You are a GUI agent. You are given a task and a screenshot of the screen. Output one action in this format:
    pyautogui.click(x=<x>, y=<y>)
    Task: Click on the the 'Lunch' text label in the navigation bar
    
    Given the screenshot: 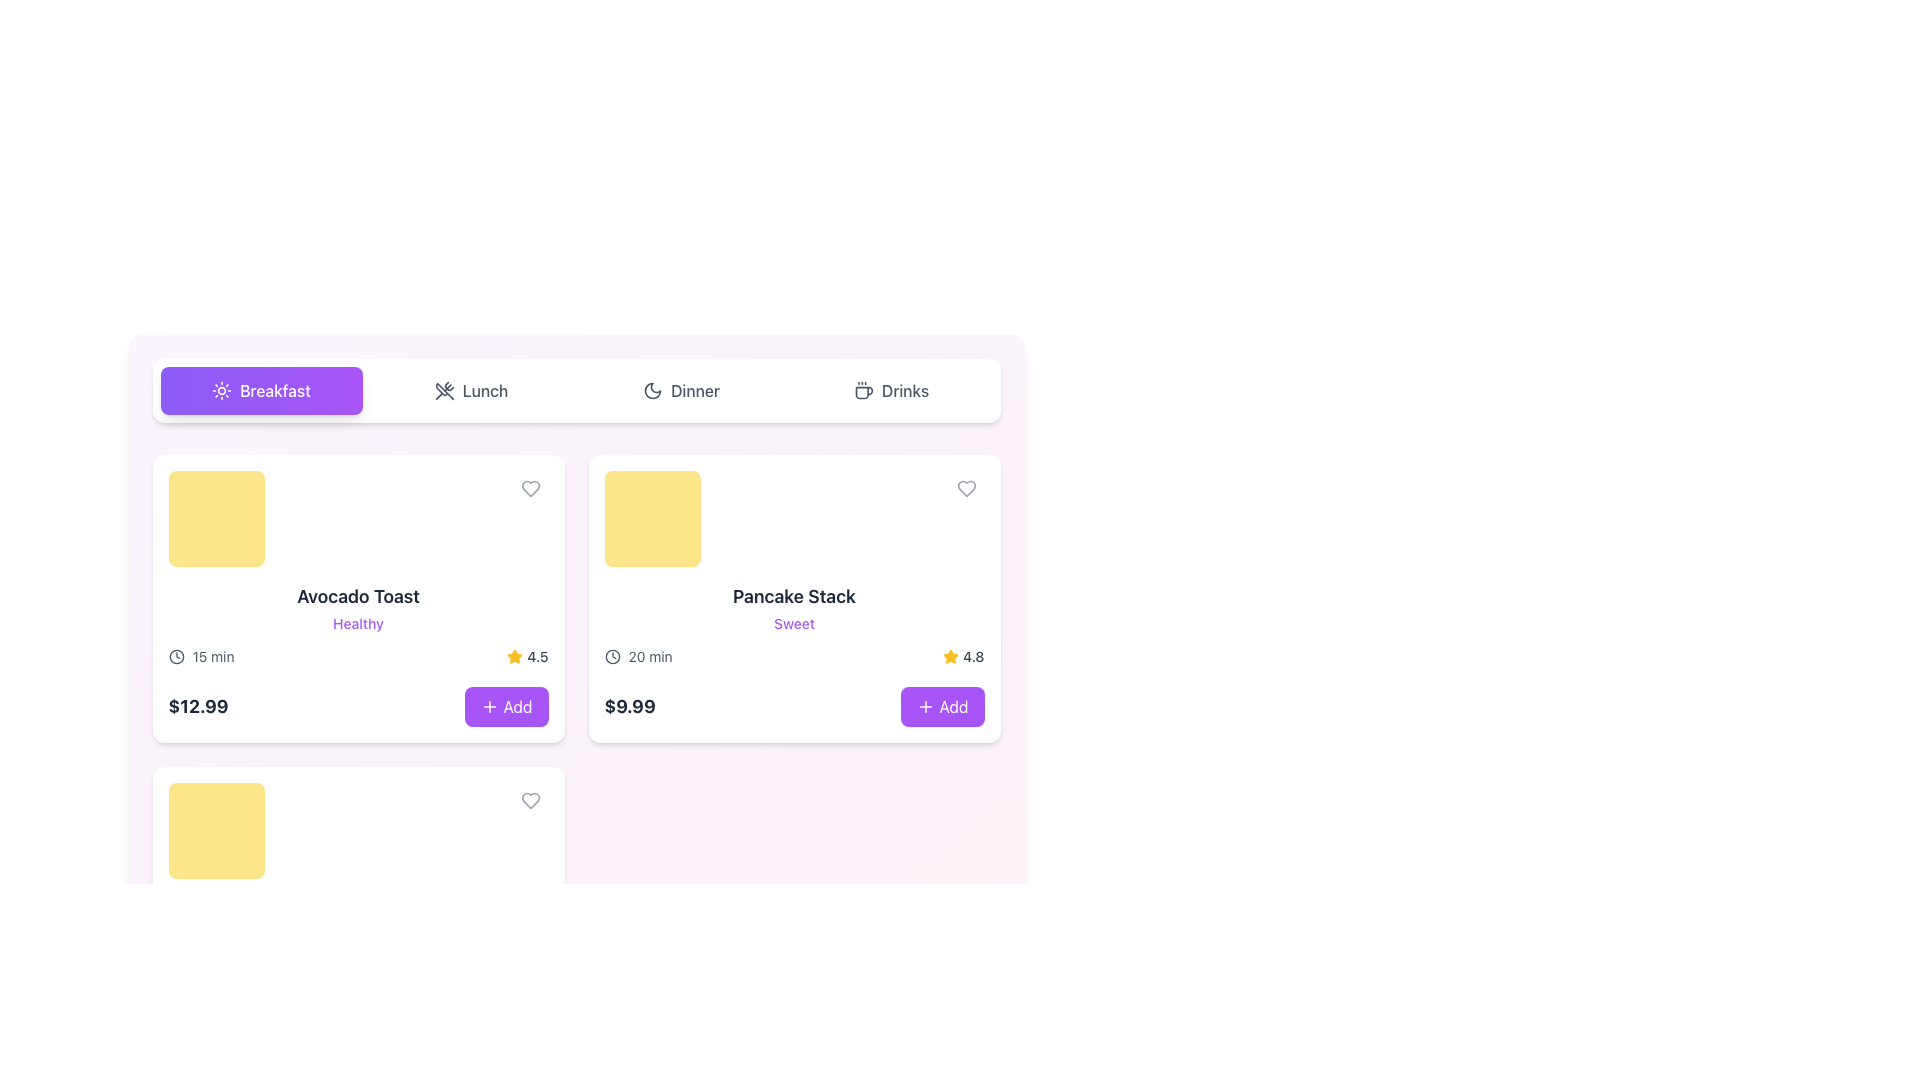 What is the action you would take?
    pyautogui.click(x=485, y=390)
    